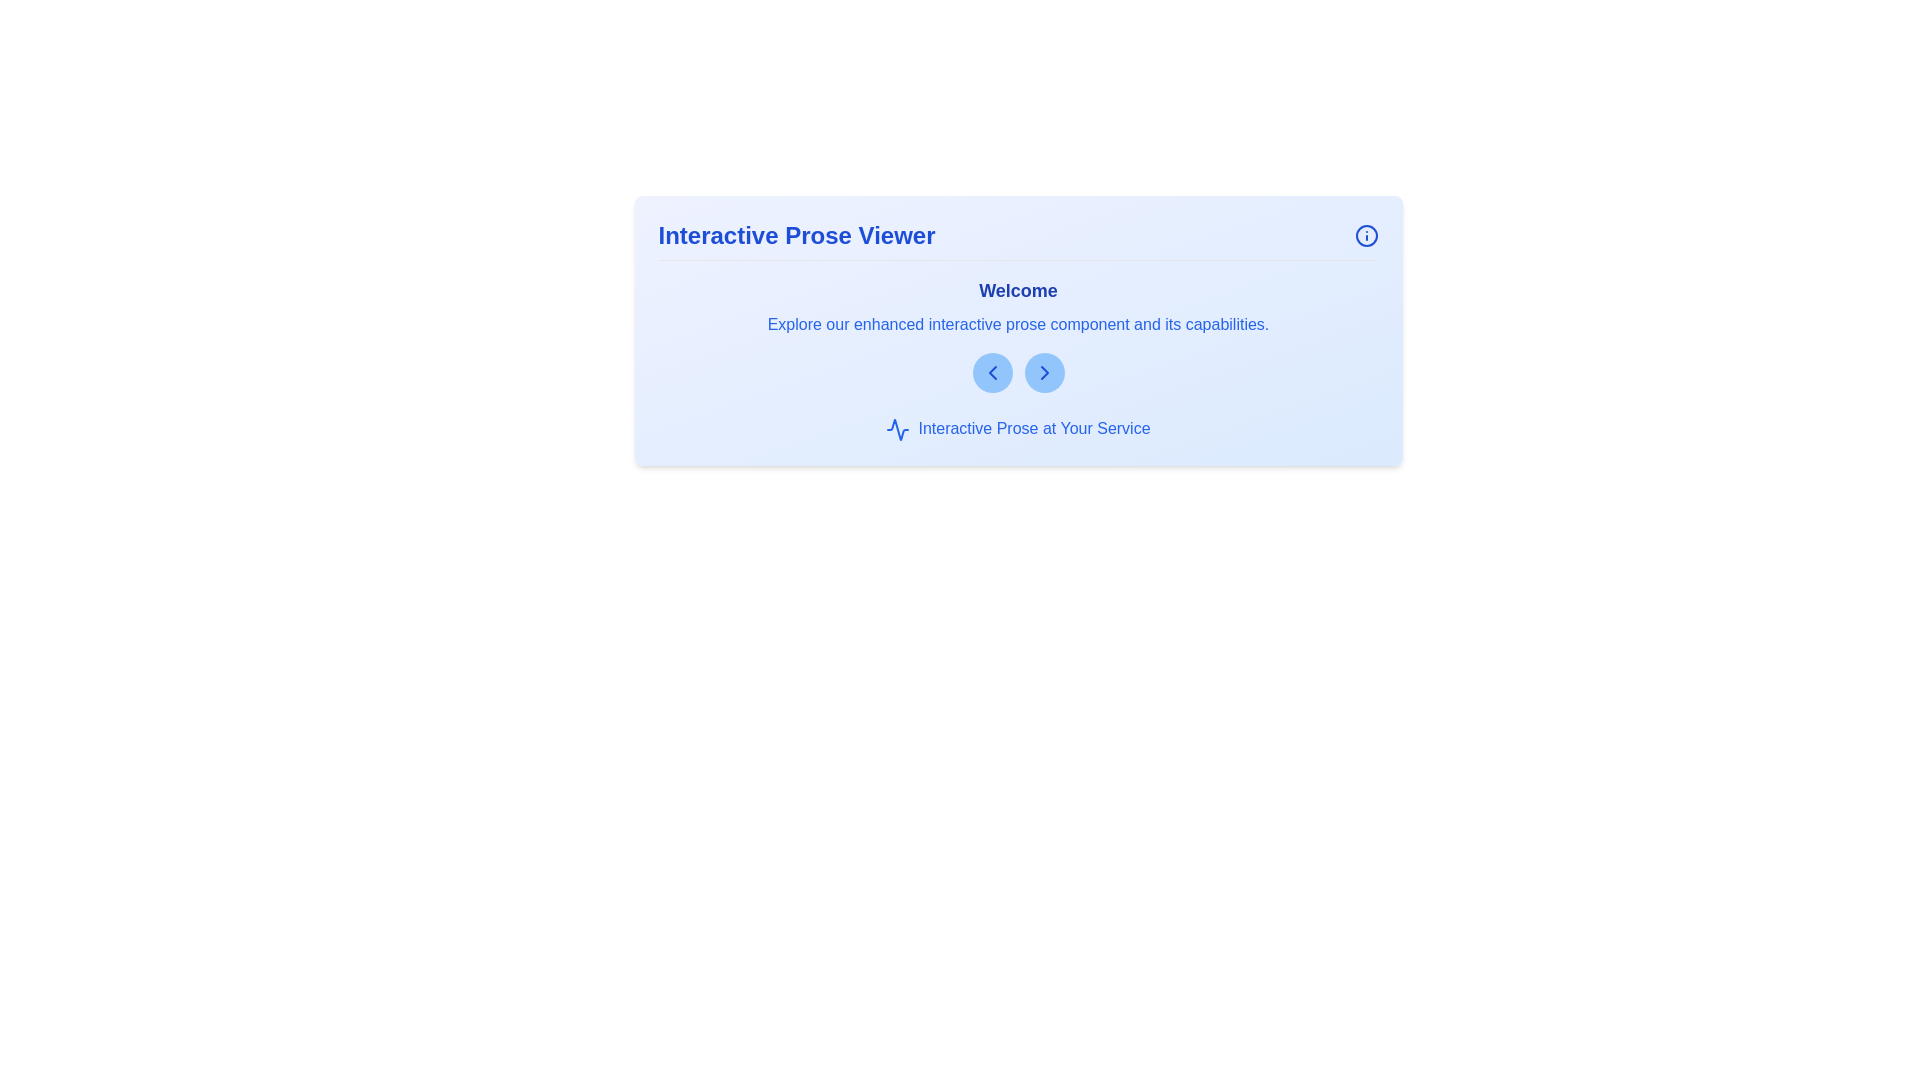 The width and height of the screenshot is (1920, 1080). I want to click on the blue-stroked SVG Circle that is centered in the info icon within the 'Interactive Prose Viewer' card, so click(1365, 234).